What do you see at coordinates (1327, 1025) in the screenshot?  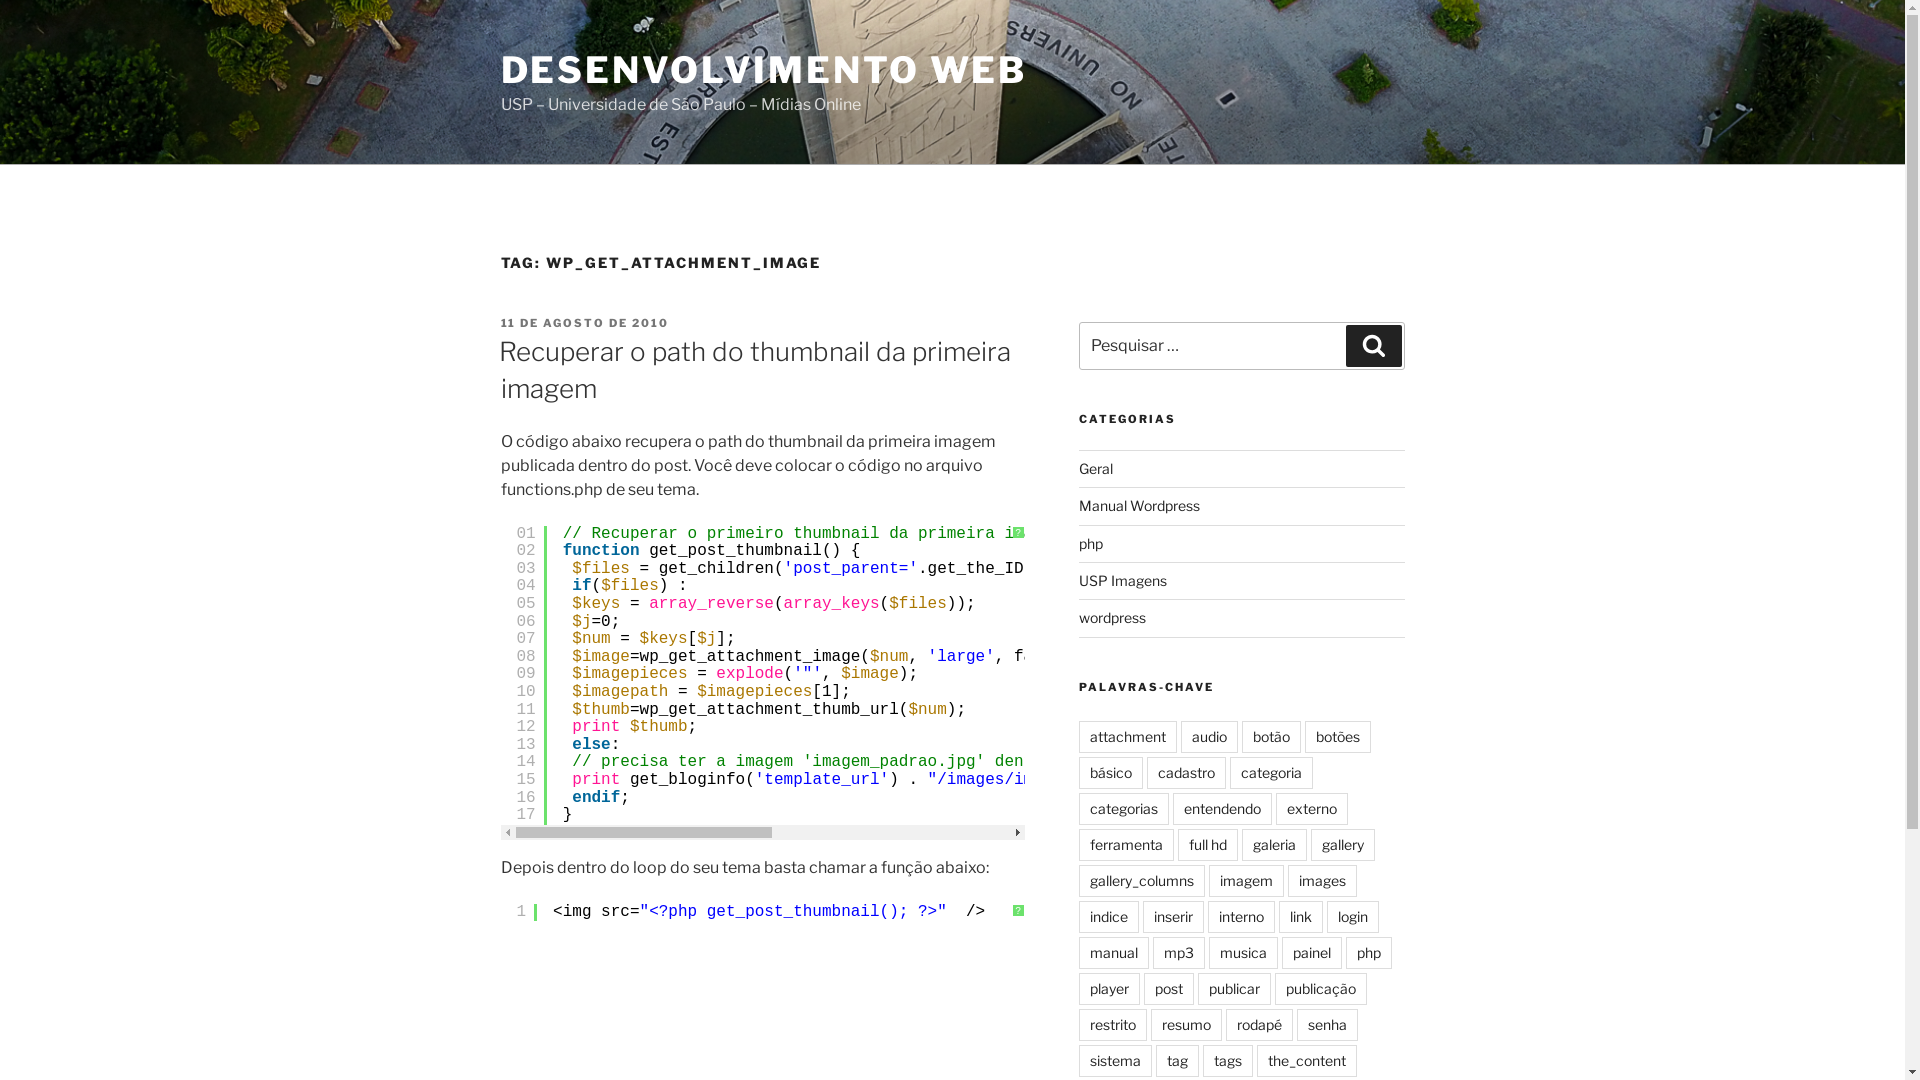 I see `'senha'` at bounding box center [1327, 1025].